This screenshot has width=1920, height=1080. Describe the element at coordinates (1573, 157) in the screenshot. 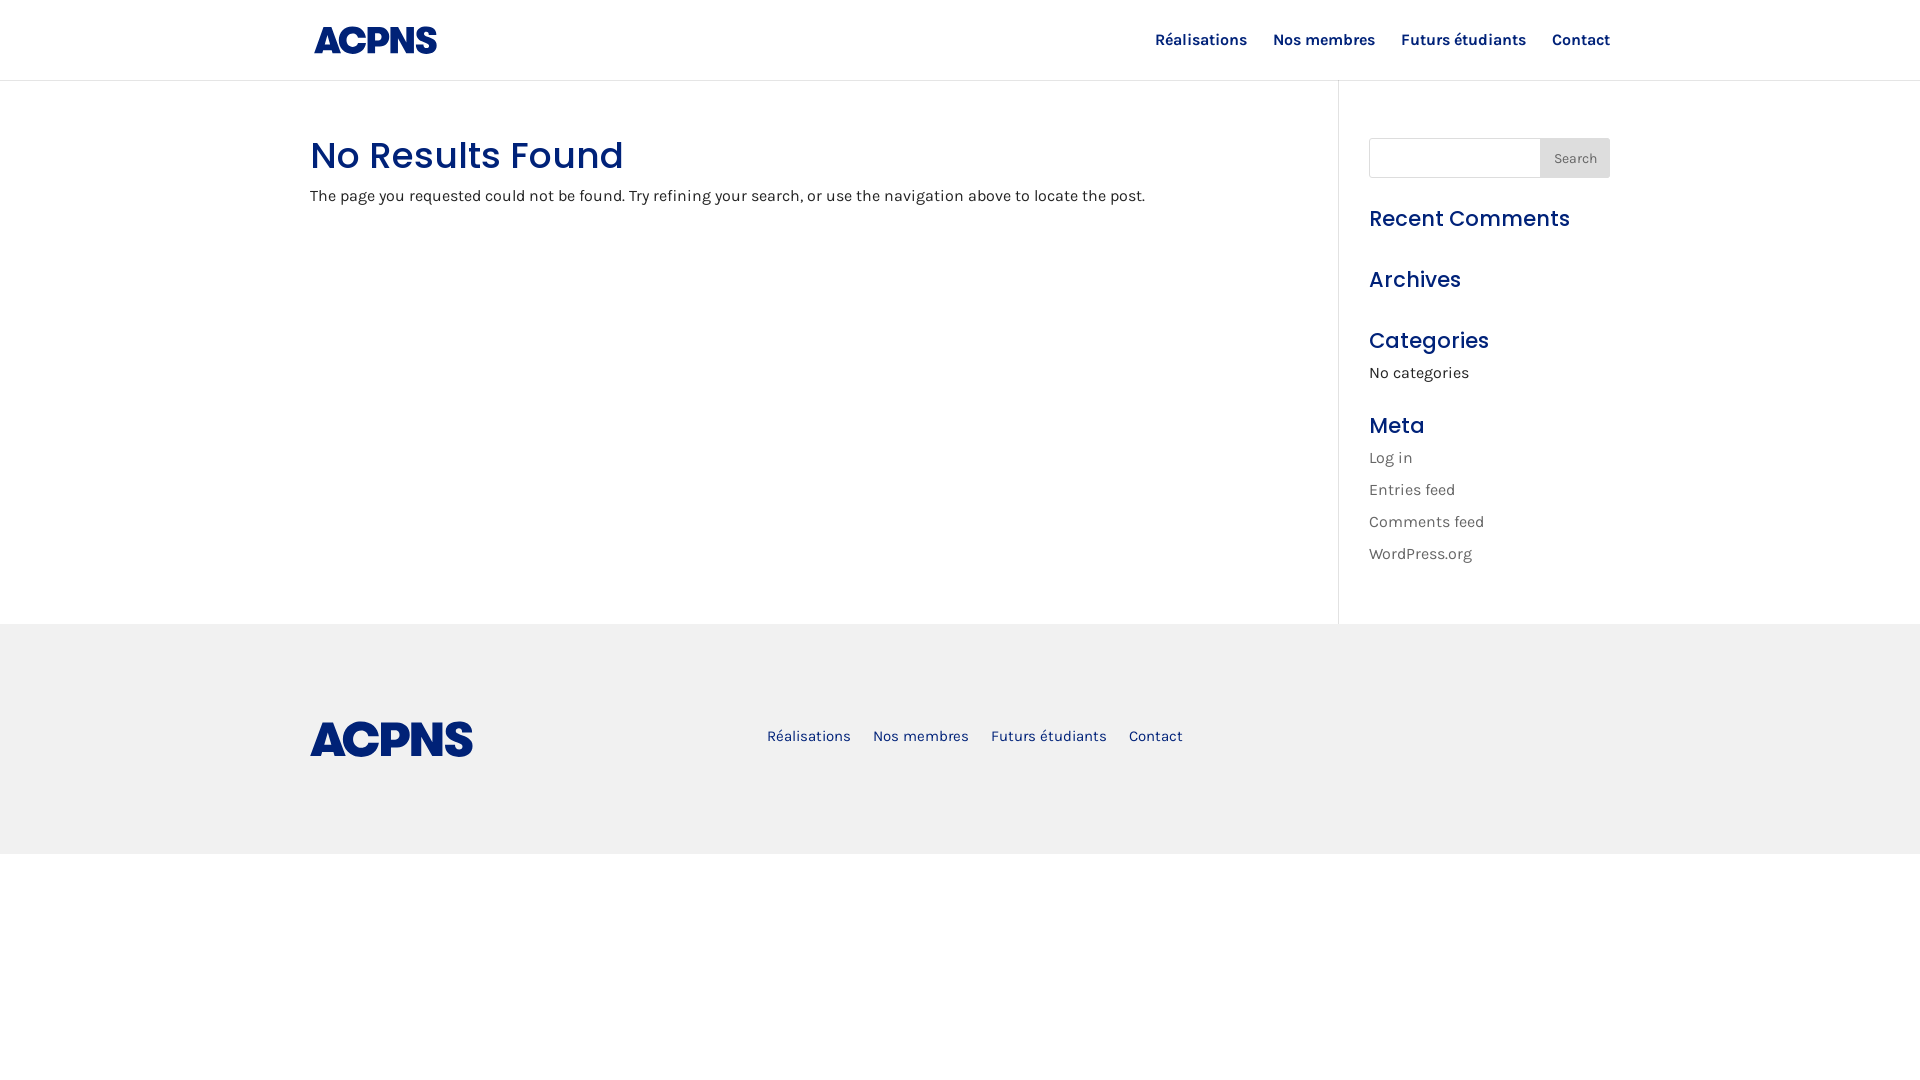

I see `'Search'` at that location.